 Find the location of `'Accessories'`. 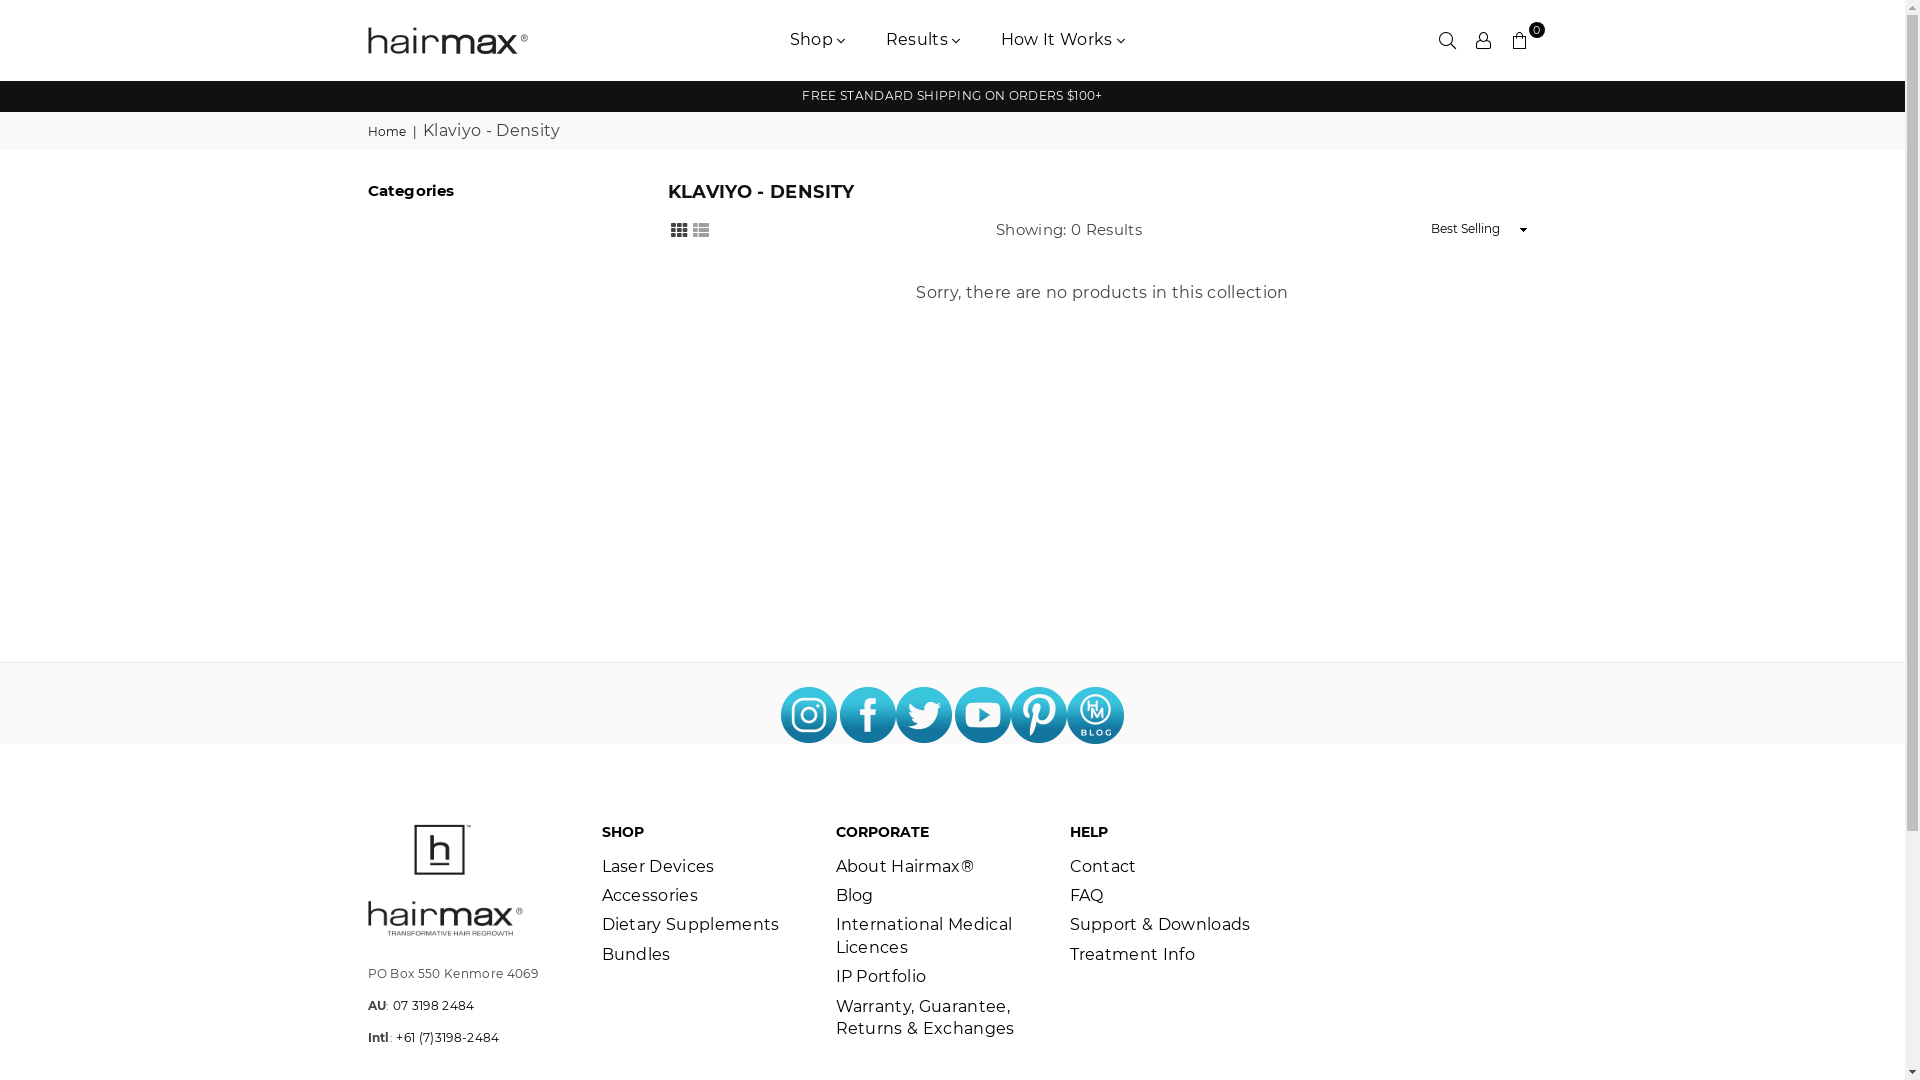

'Accessories' is located at coordinates (650, 894).